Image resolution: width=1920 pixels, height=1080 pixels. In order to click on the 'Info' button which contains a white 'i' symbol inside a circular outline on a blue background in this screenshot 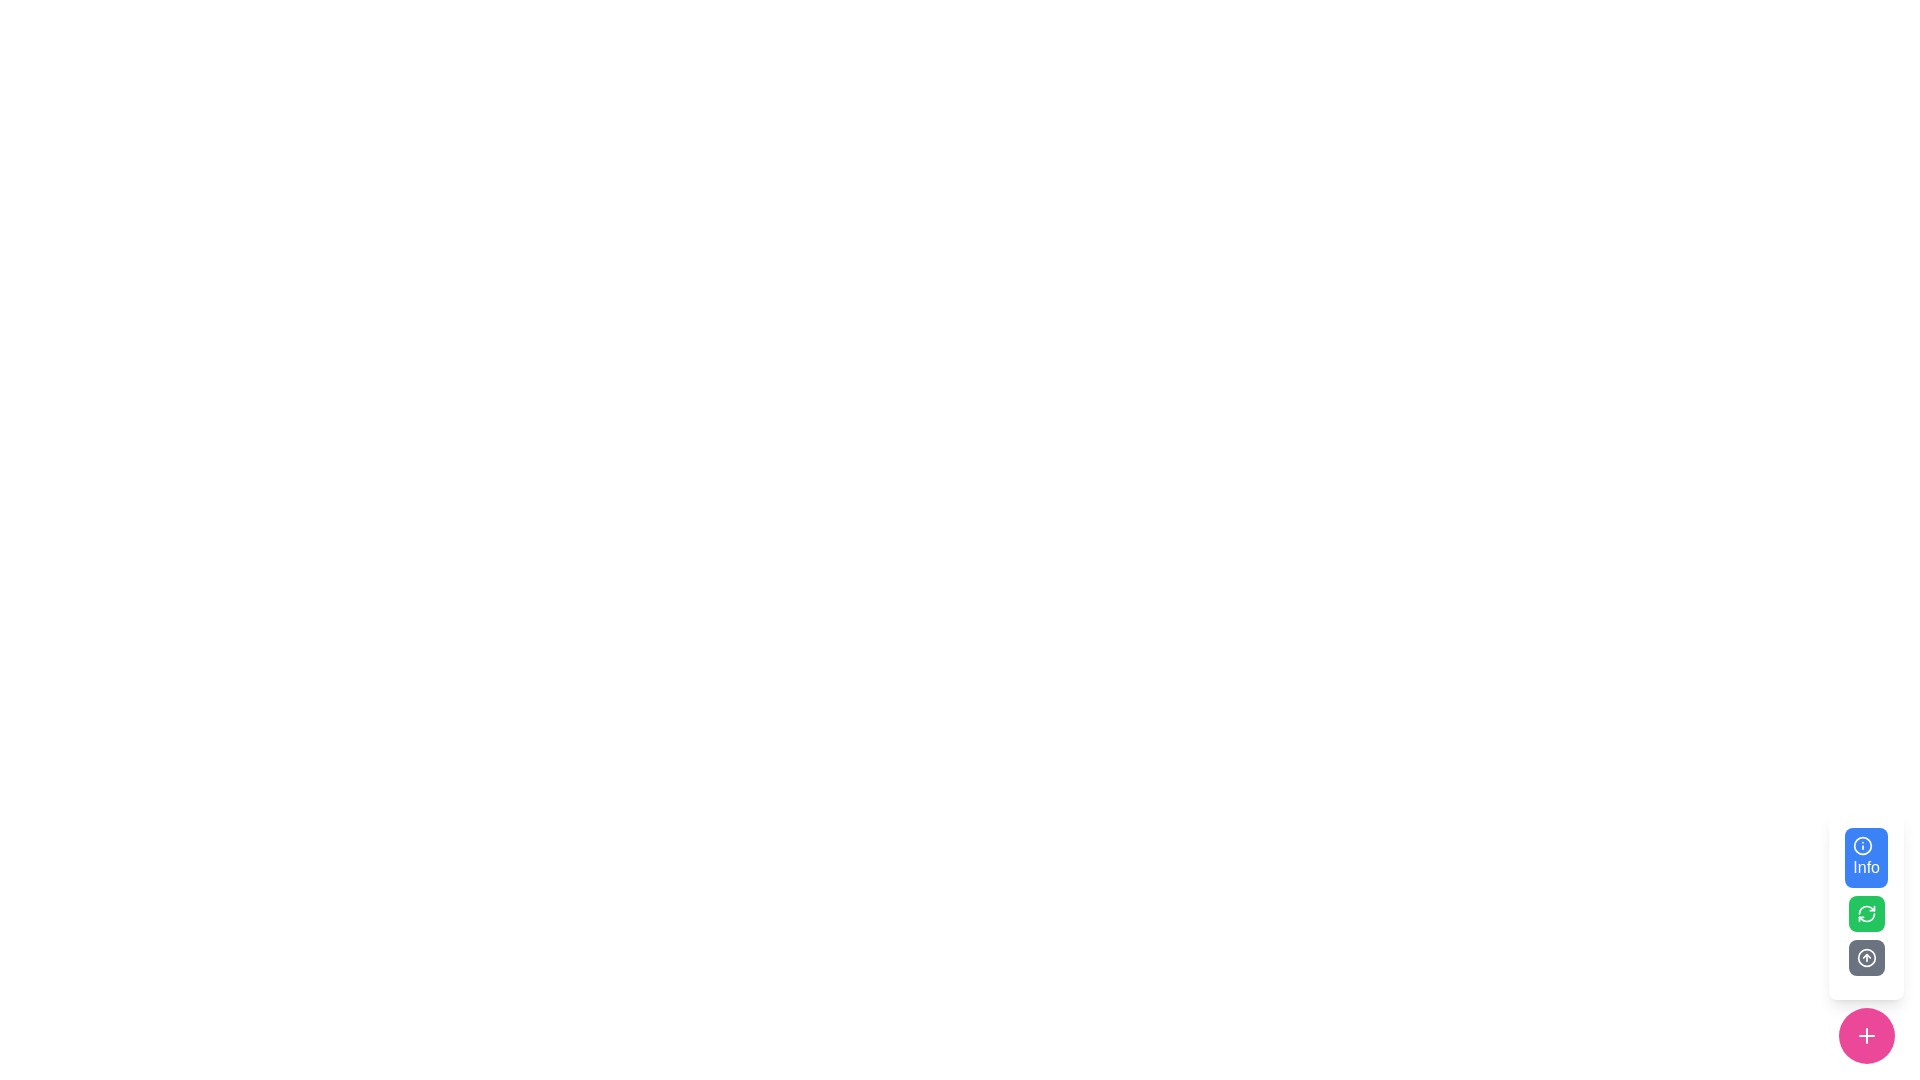, I will do `click(1862, 845)`.